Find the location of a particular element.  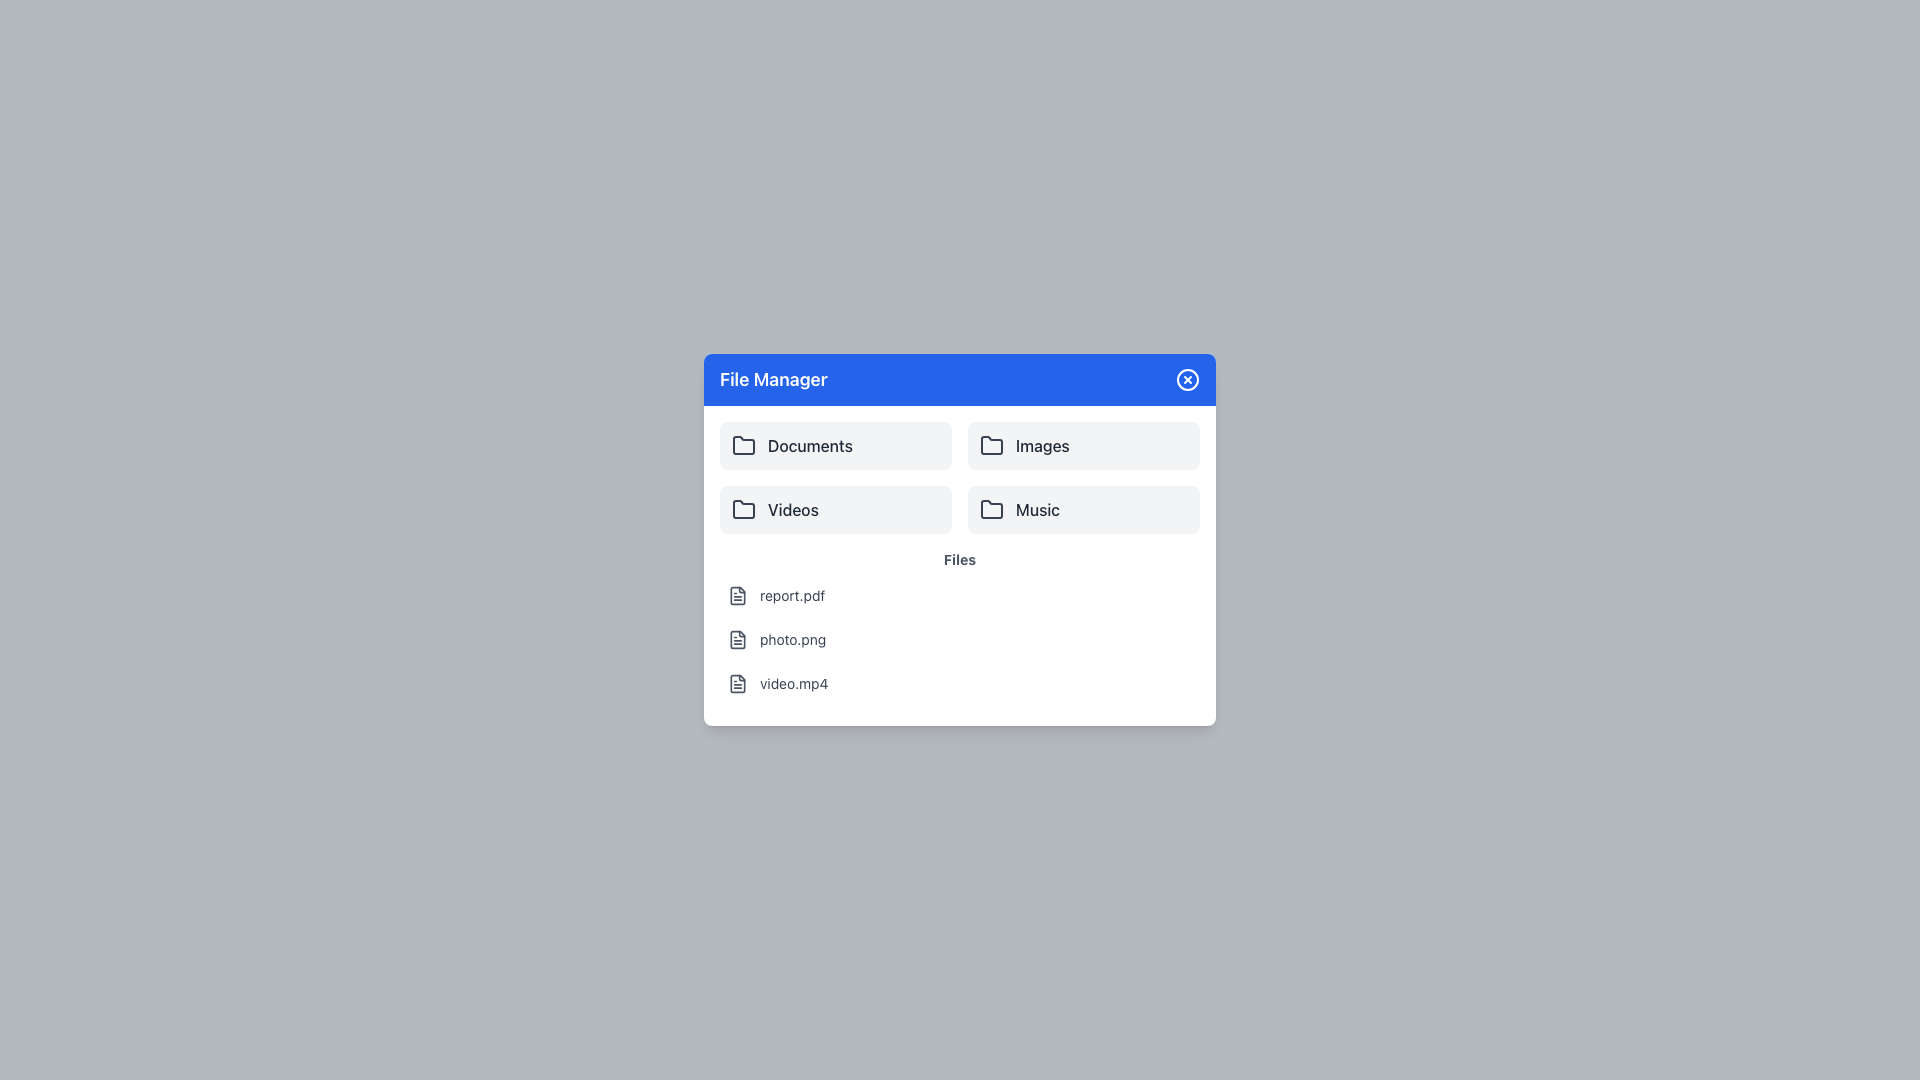

the gray outlined folder icon located in the top-right area of the File Manager interface is located at coordinates (992, 445).